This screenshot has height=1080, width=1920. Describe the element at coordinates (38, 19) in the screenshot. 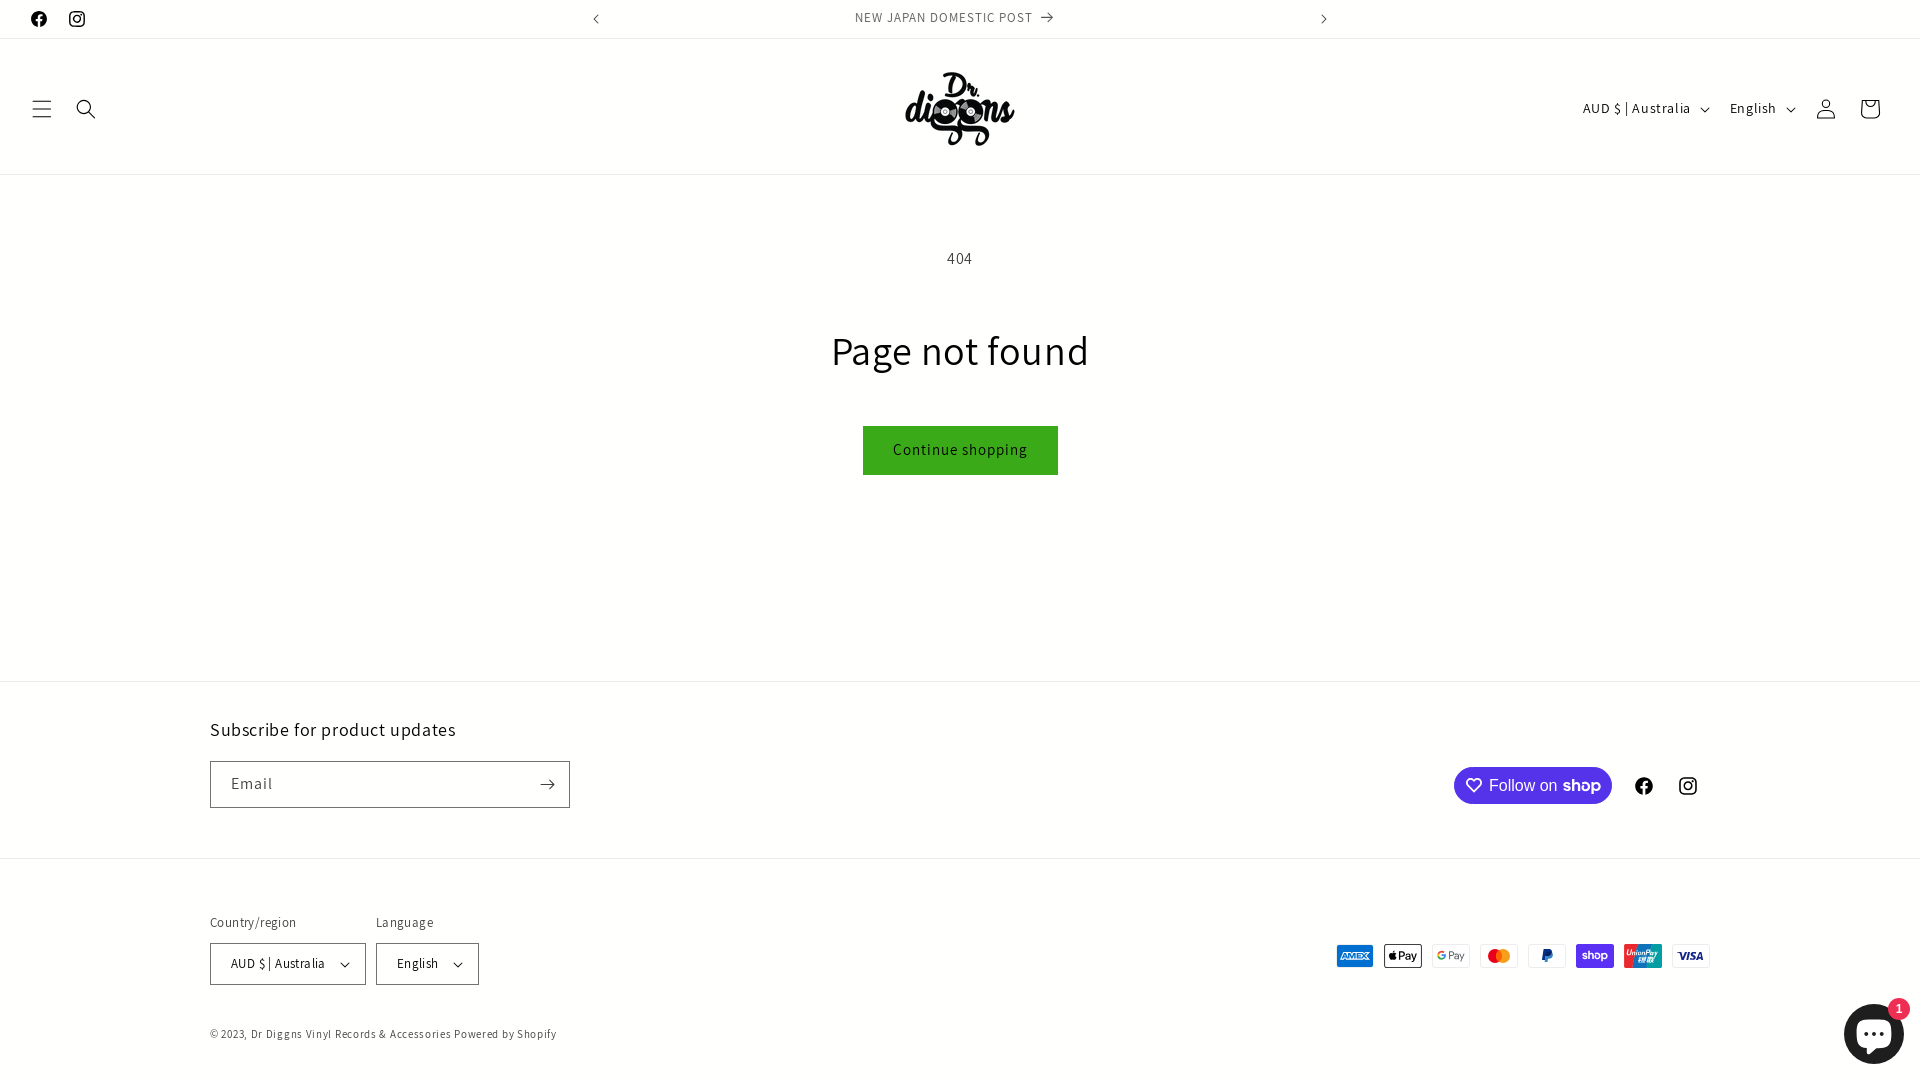

I see `'Facebook'` at that location.